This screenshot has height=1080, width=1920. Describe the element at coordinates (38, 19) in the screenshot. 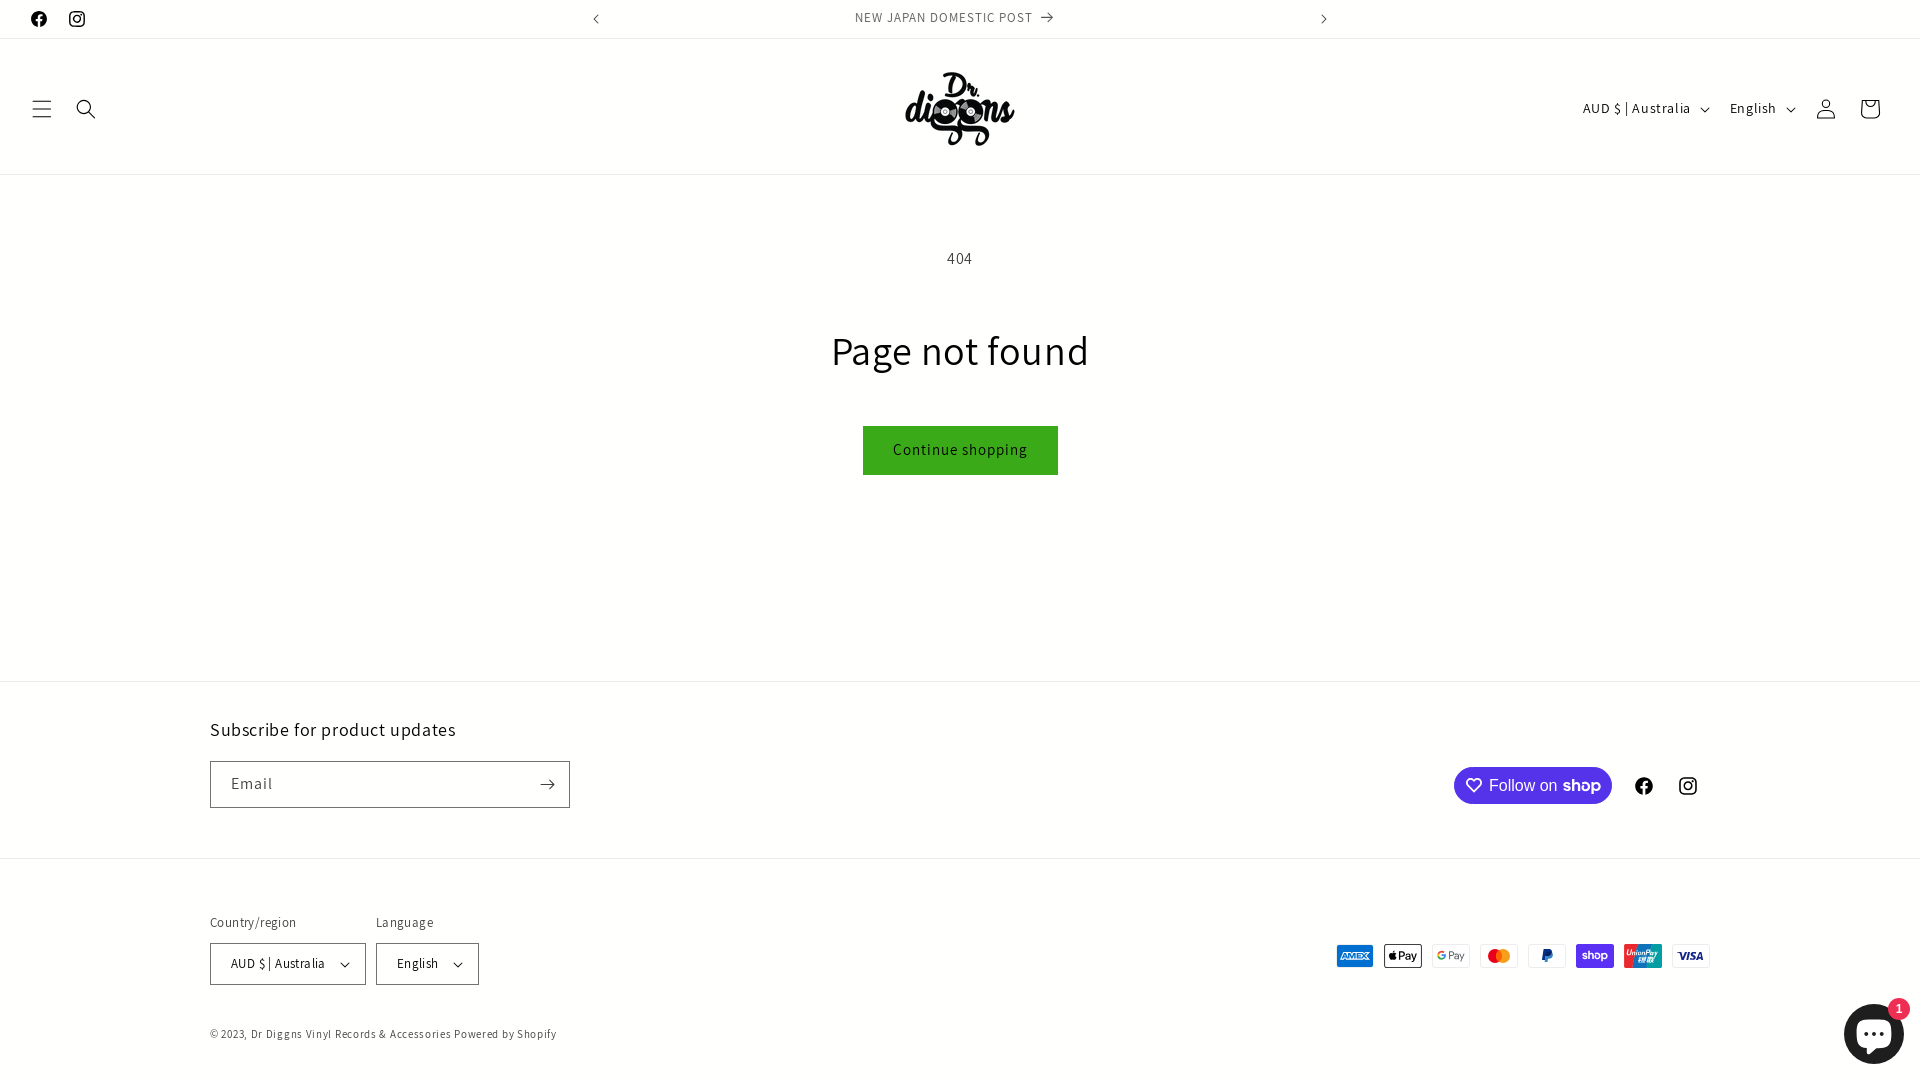

I see `'Facebook'` at that location.